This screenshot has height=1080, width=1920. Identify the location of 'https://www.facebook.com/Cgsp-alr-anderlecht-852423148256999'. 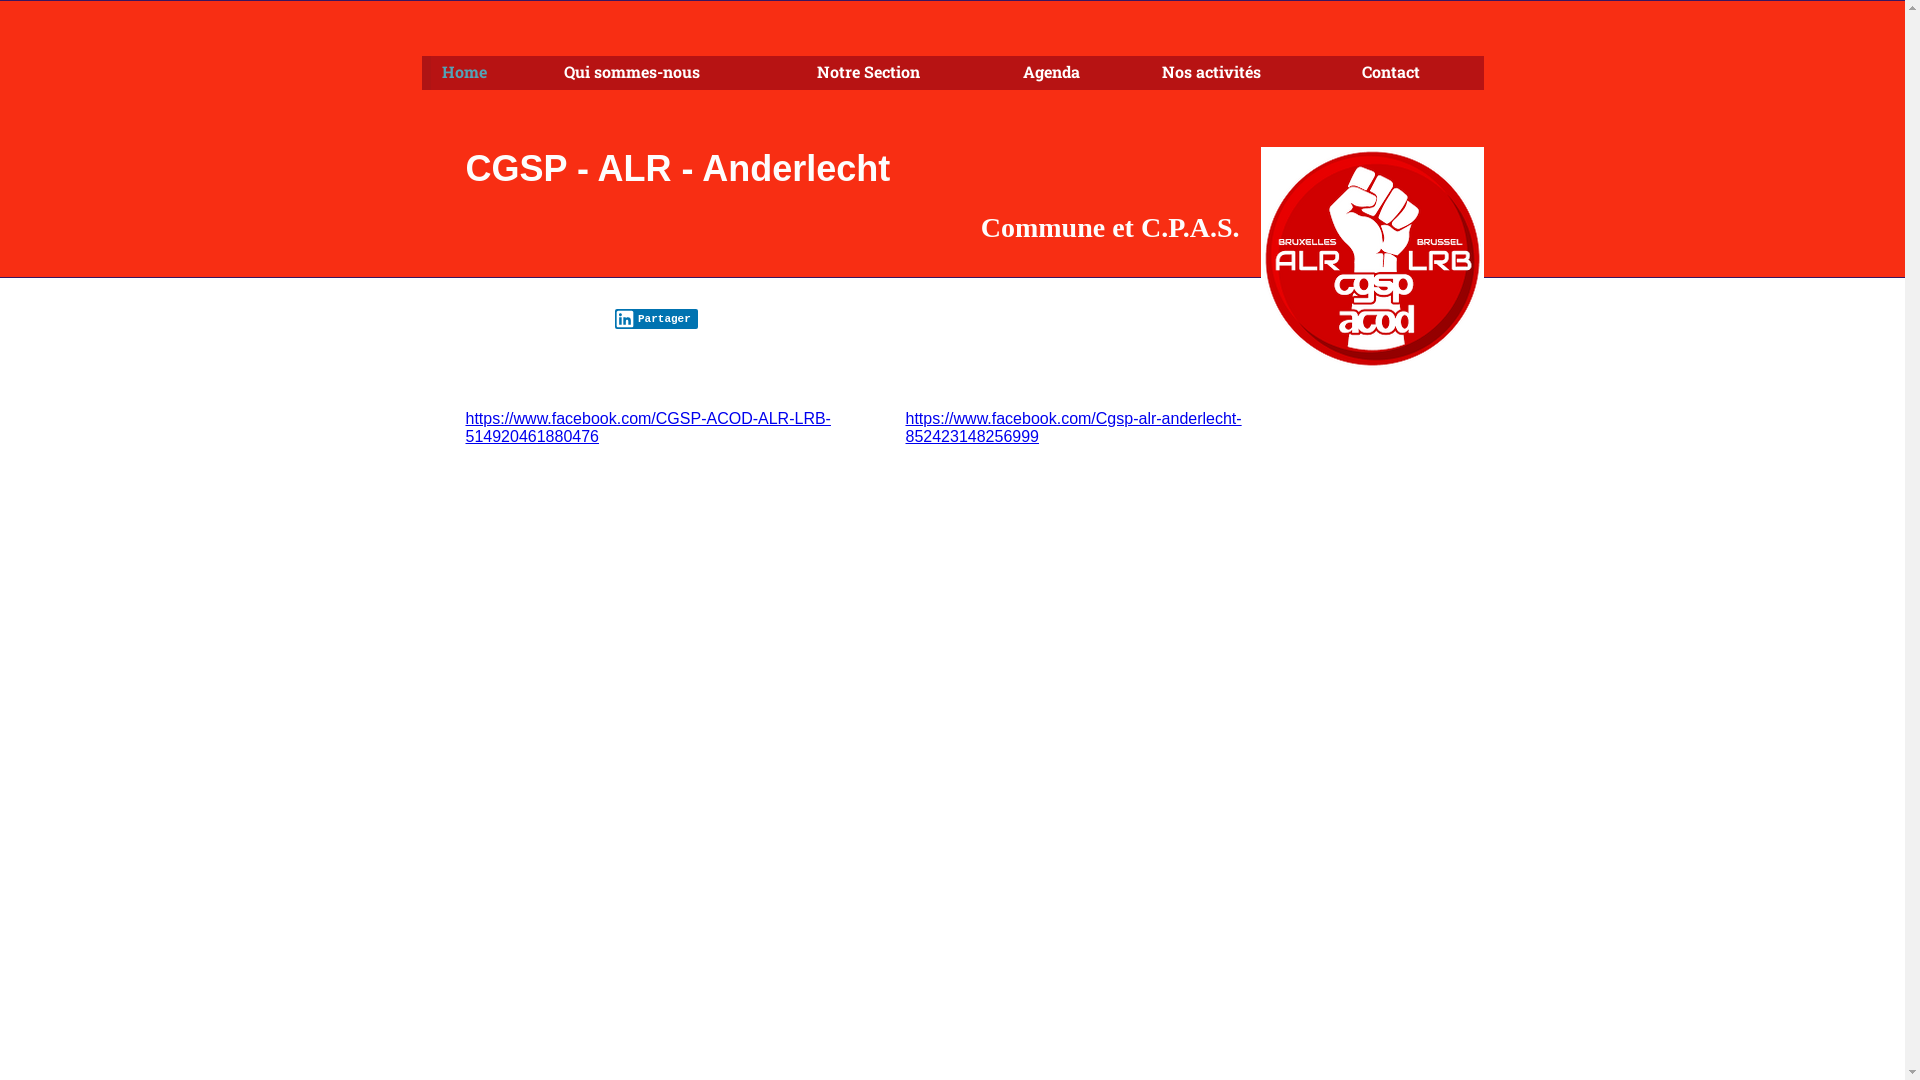
(1073, 426).